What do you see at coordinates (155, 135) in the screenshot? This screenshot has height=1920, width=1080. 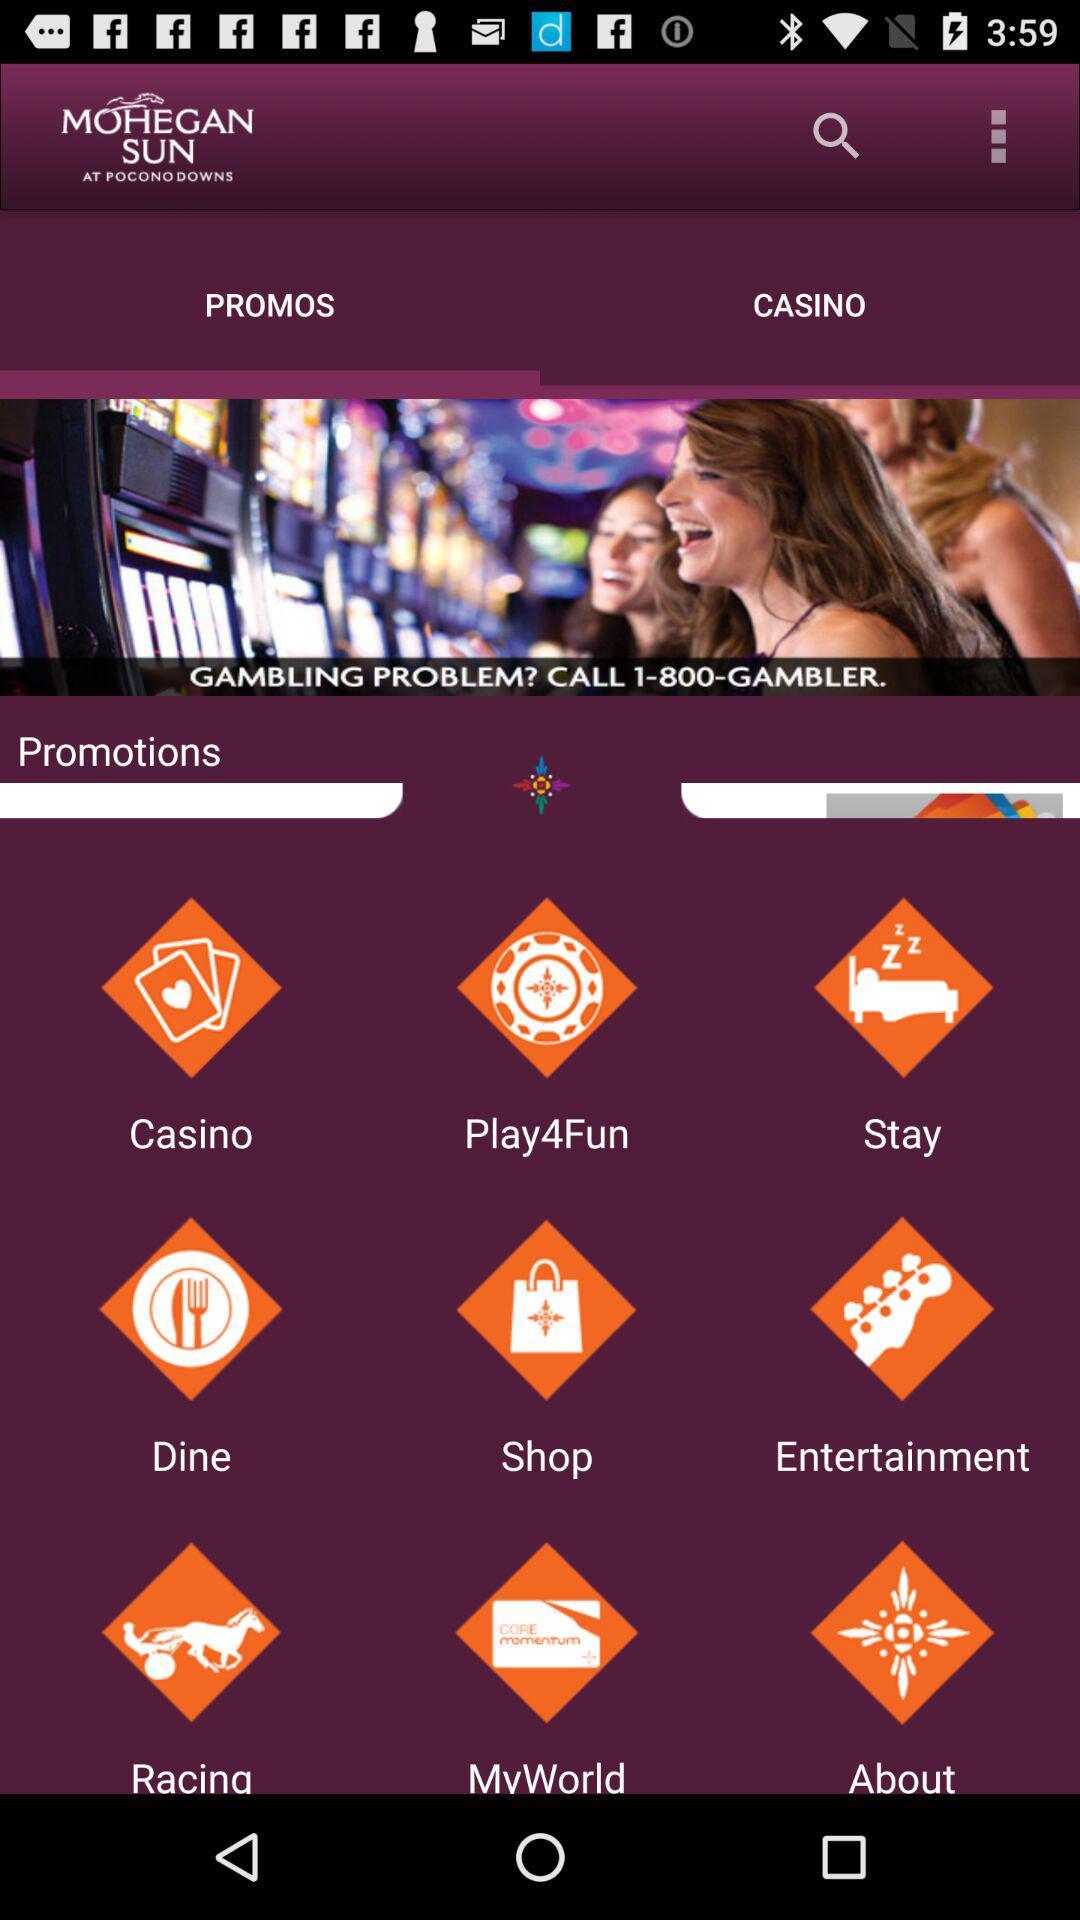 I see `the logo of the web page` at bounding box center [155, 135].